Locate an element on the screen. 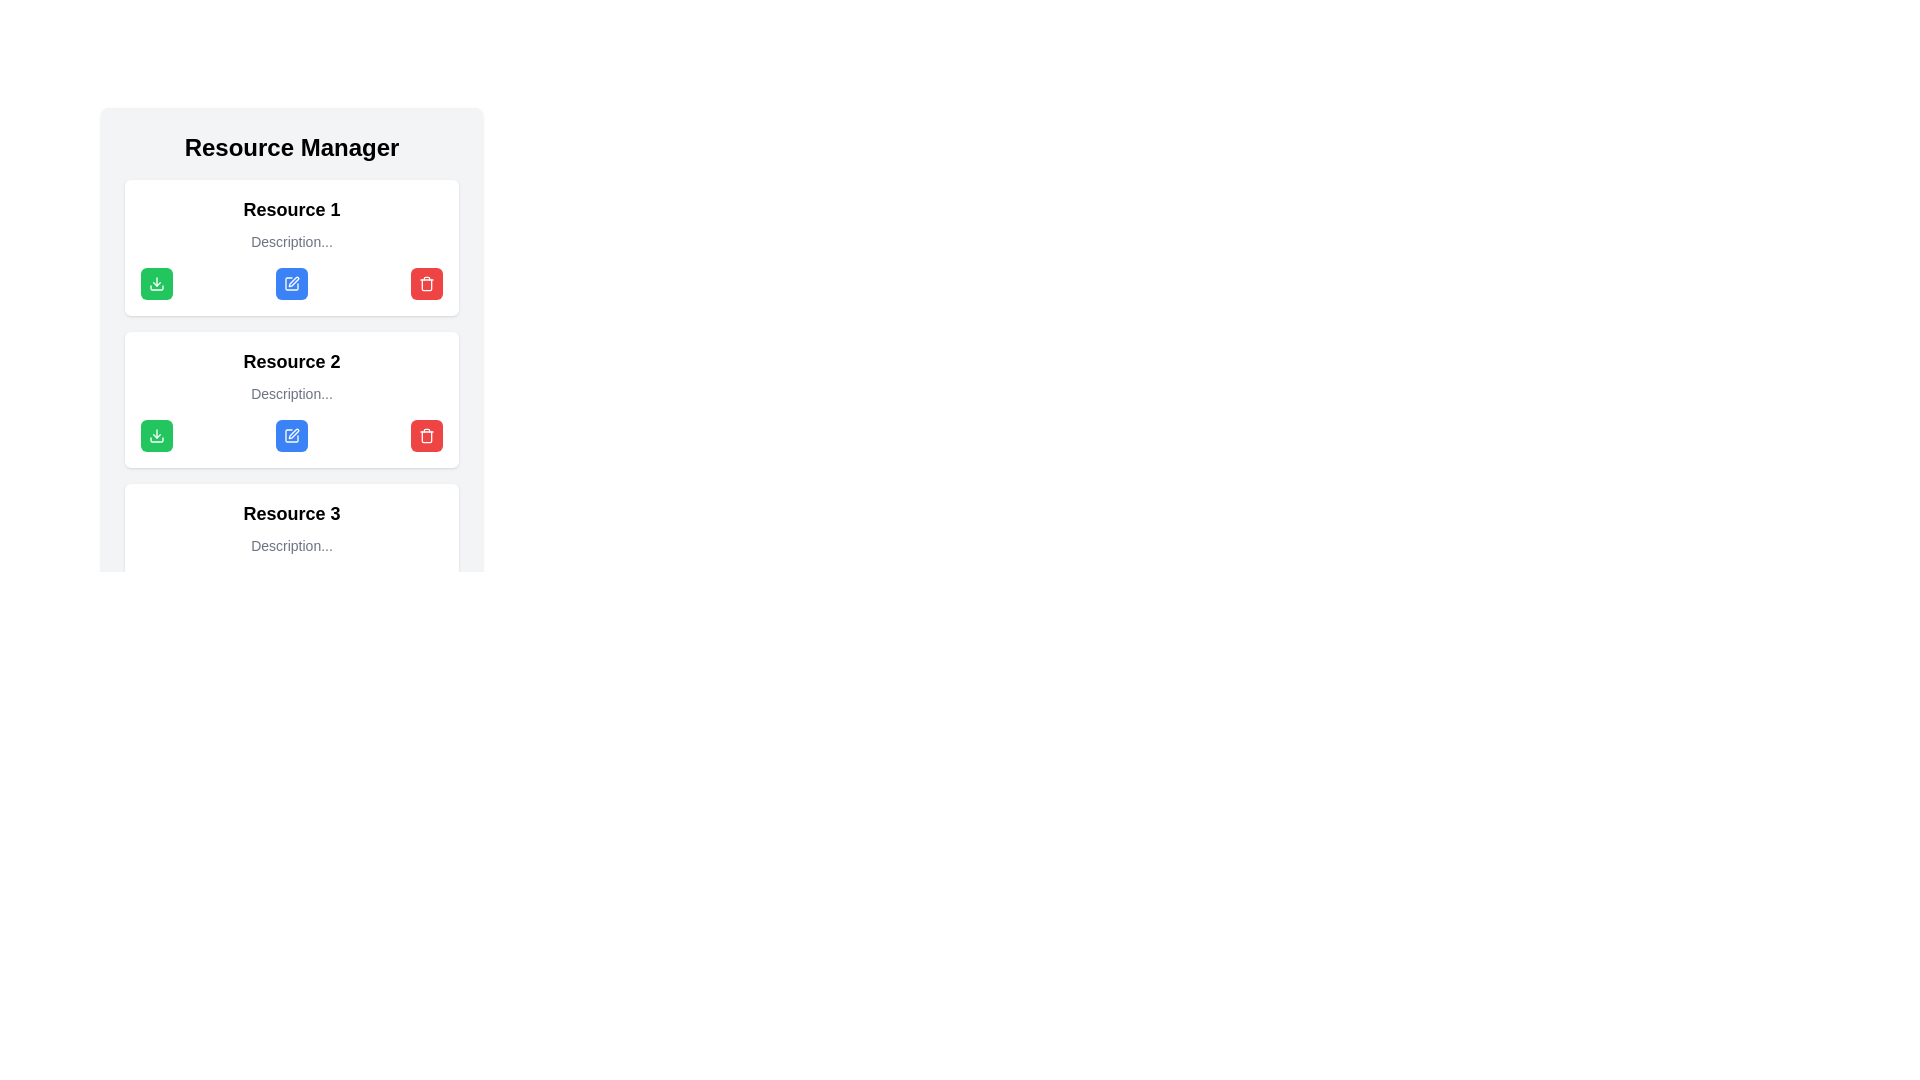 This screenshot has height=1080, width=1920. the square button with a blue background and rounded corners, which contains a small white pen icon, located in the second resource card is located at coordinates (291, 284).